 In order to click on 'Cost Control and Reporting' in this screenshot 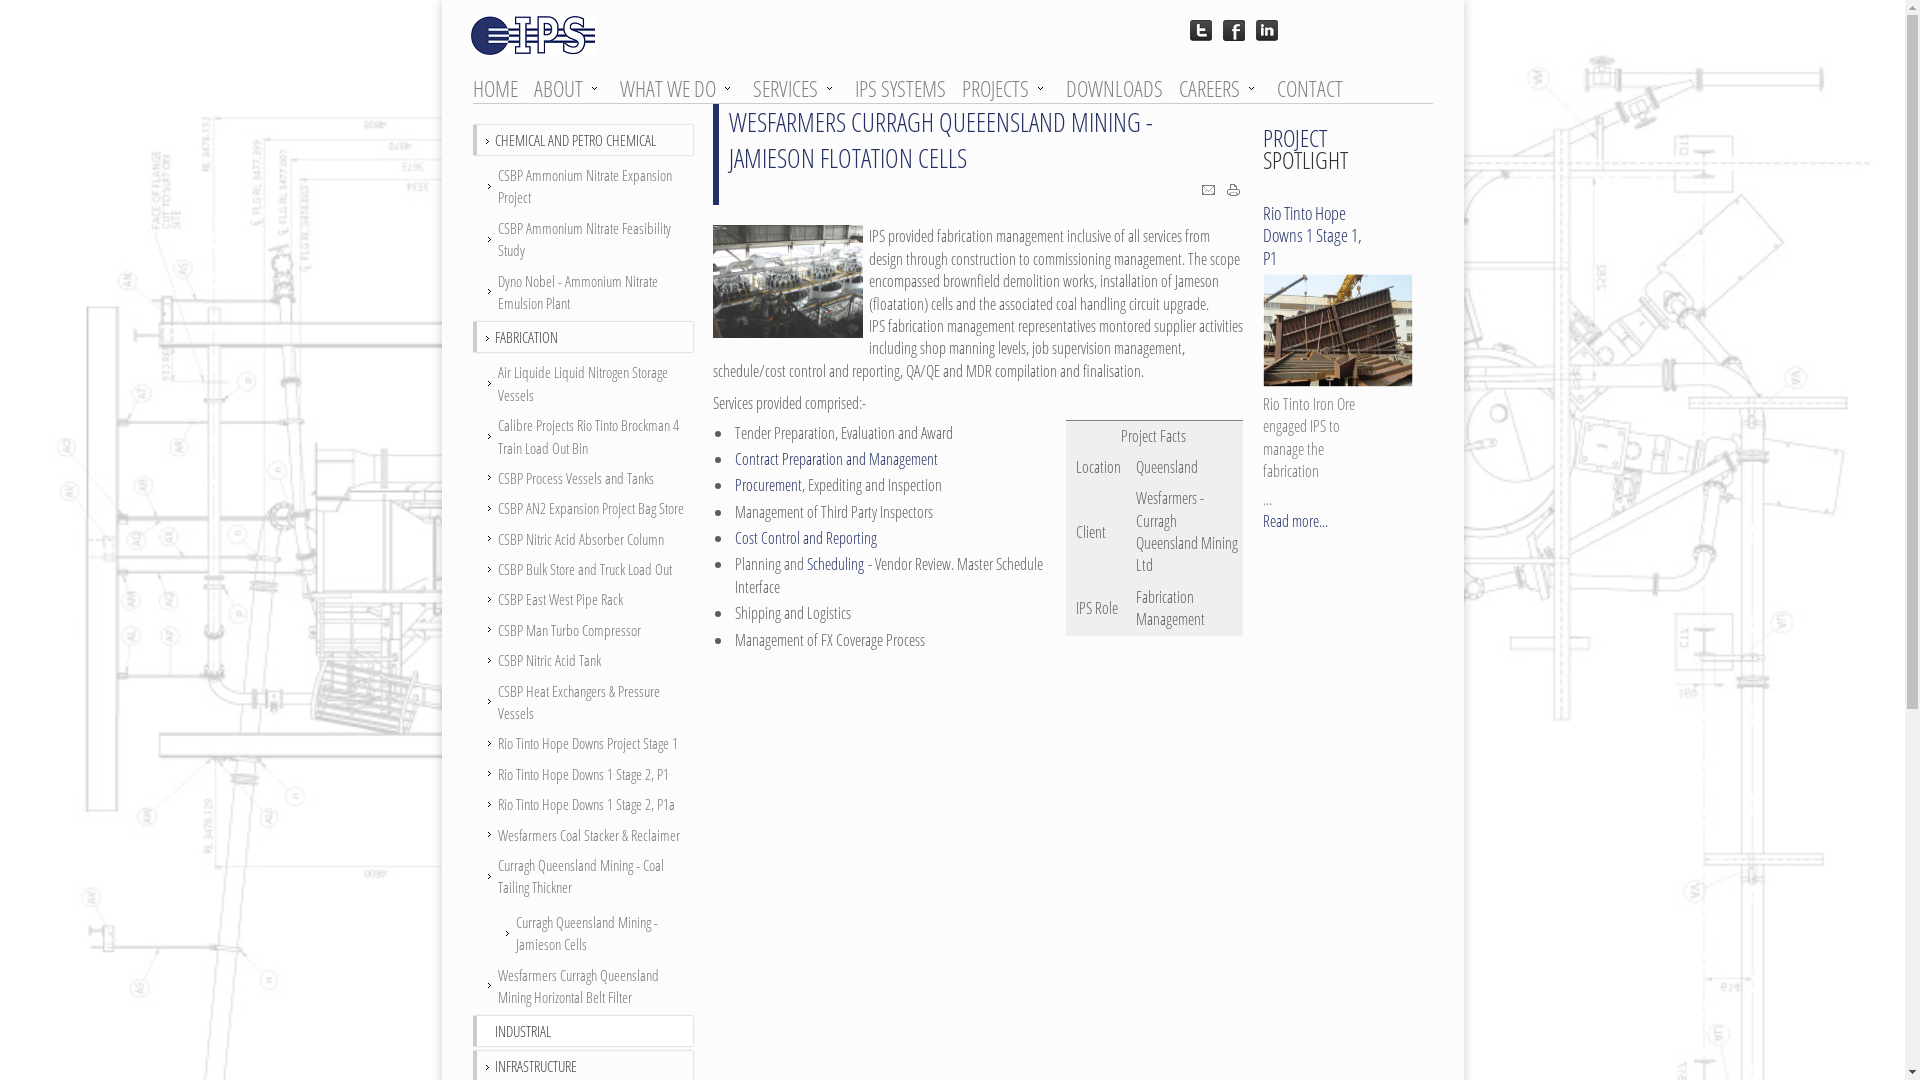, I will do `click(805, 536)`.